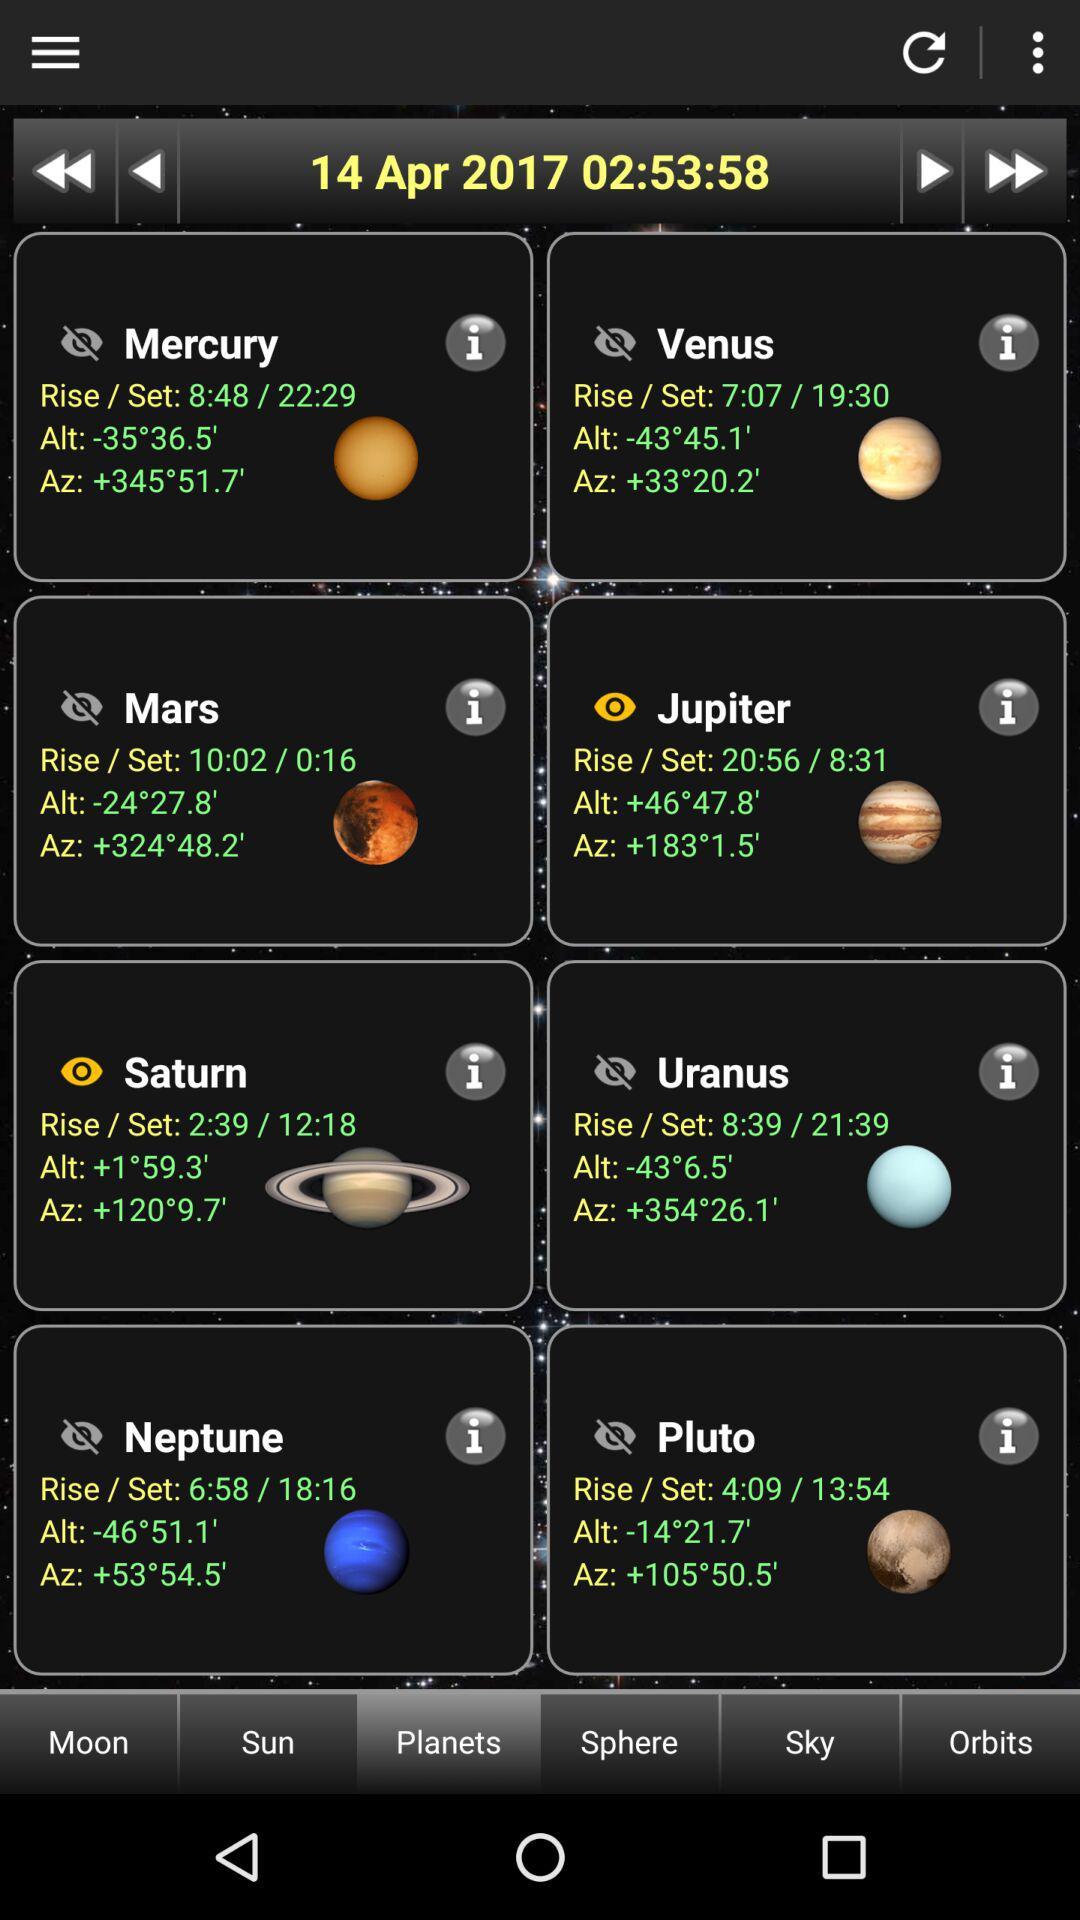 This screenshot has height=1920, width=1080. Describe the element at coordinates (1008, 1434) in the screenshot. I see `additional information` at that location.